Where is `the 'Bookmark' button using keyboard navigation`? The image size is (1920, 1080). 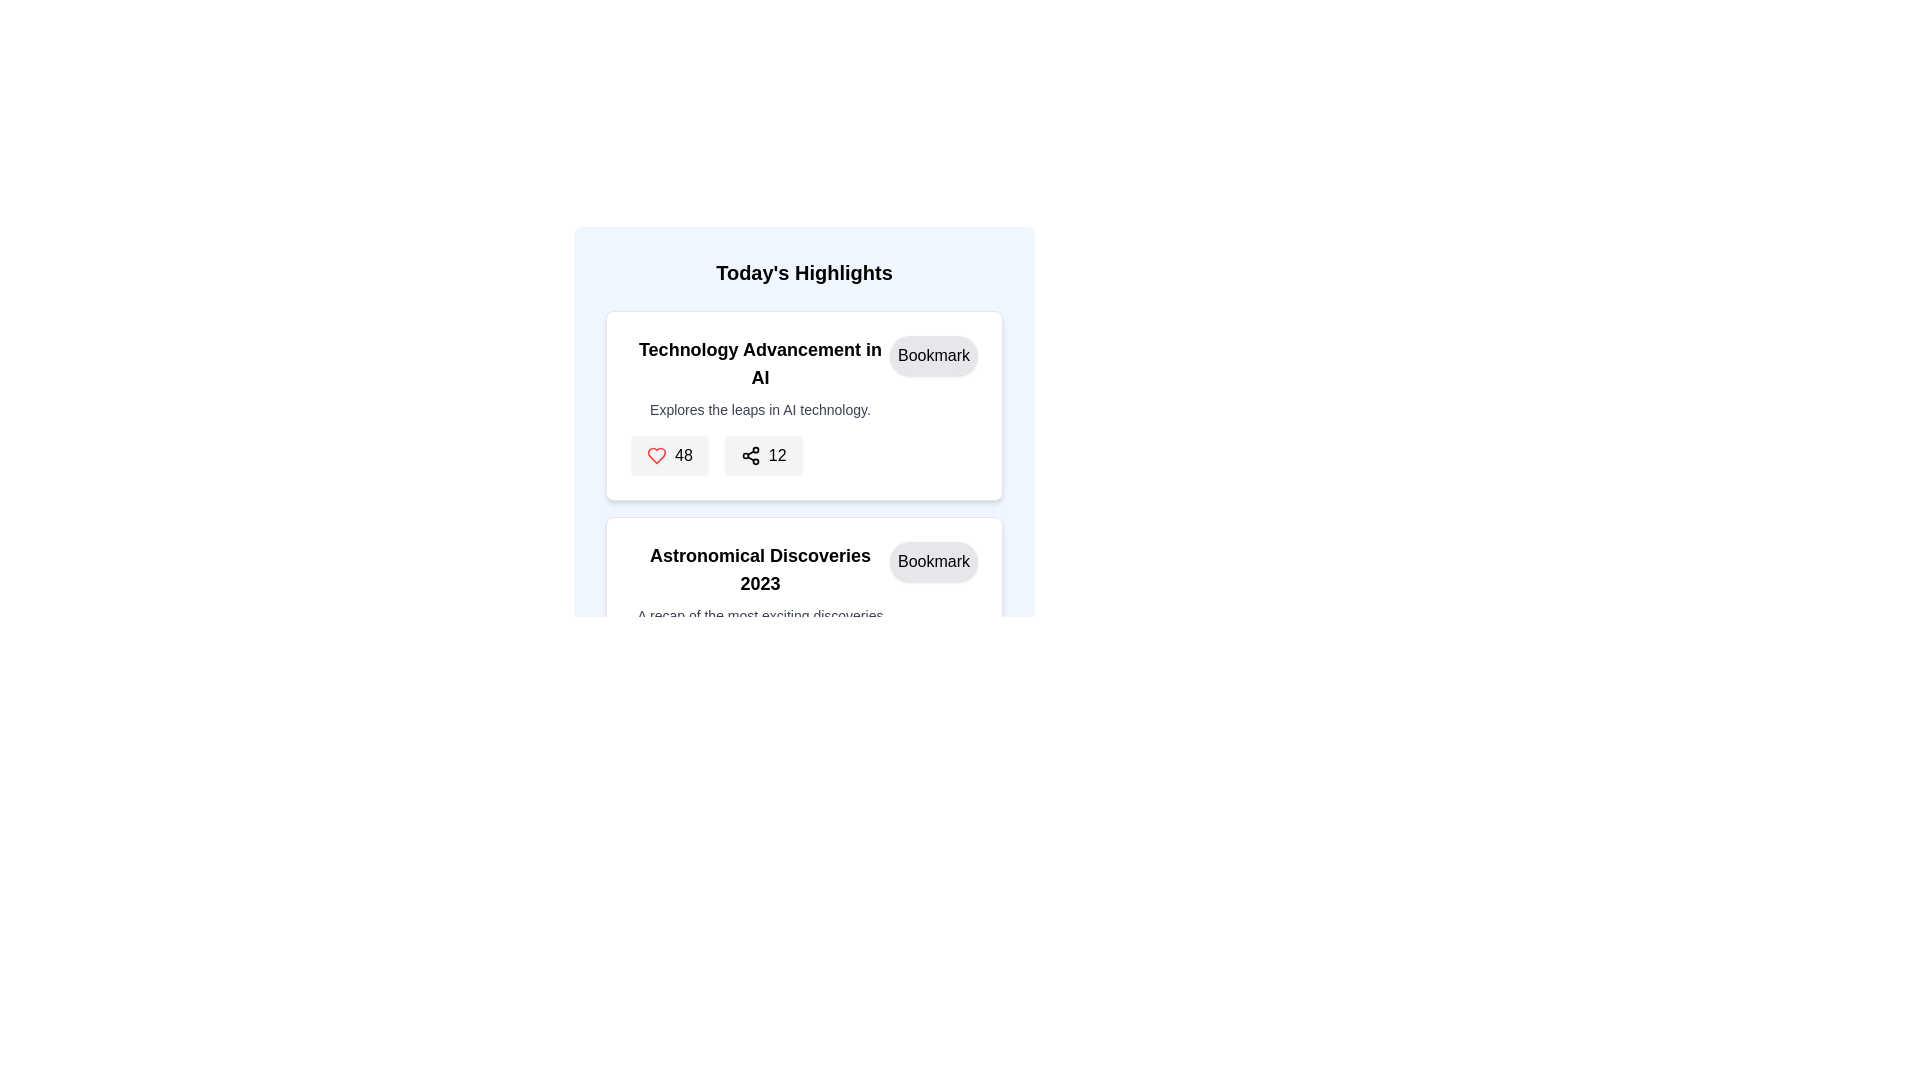 the 'Bookmark' button using keyboard navigation is located at coordinates (932, 354).